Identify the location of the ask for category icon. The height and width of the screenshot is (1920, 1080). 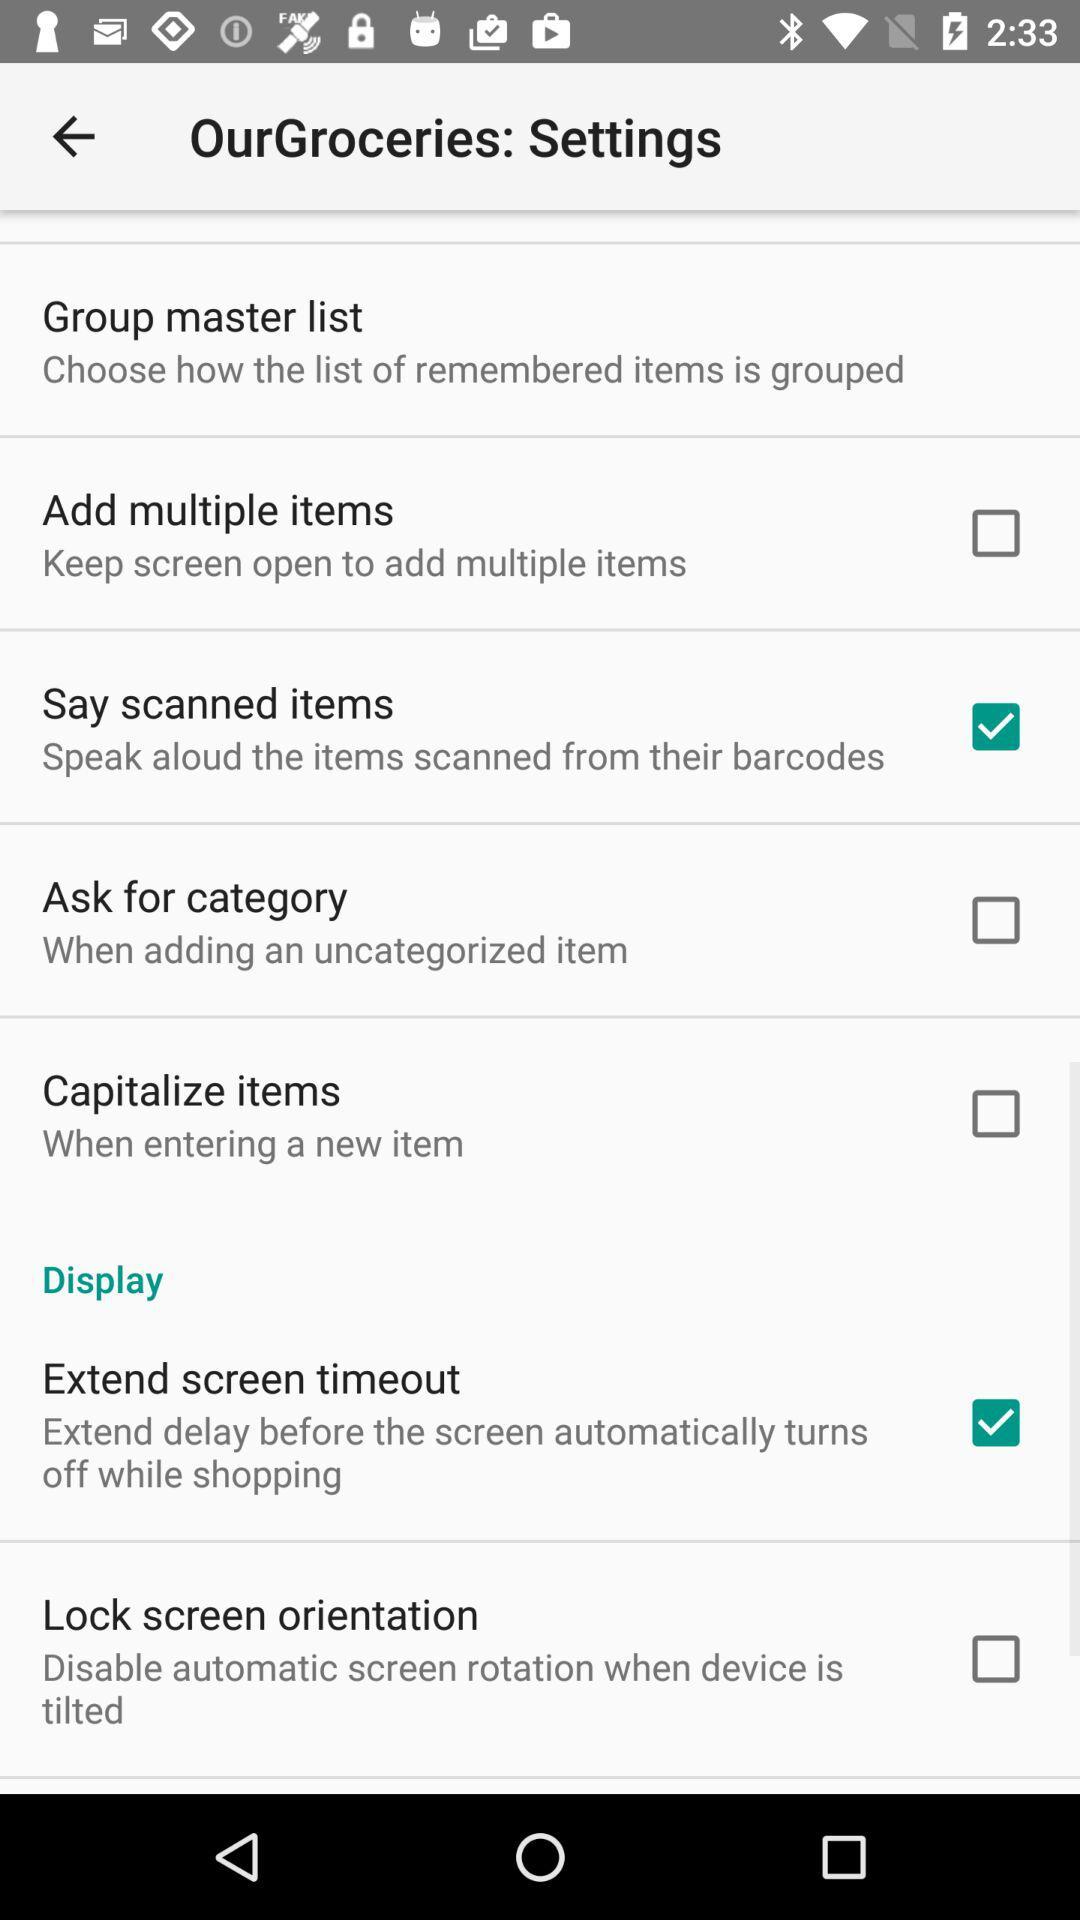
(195, 894).